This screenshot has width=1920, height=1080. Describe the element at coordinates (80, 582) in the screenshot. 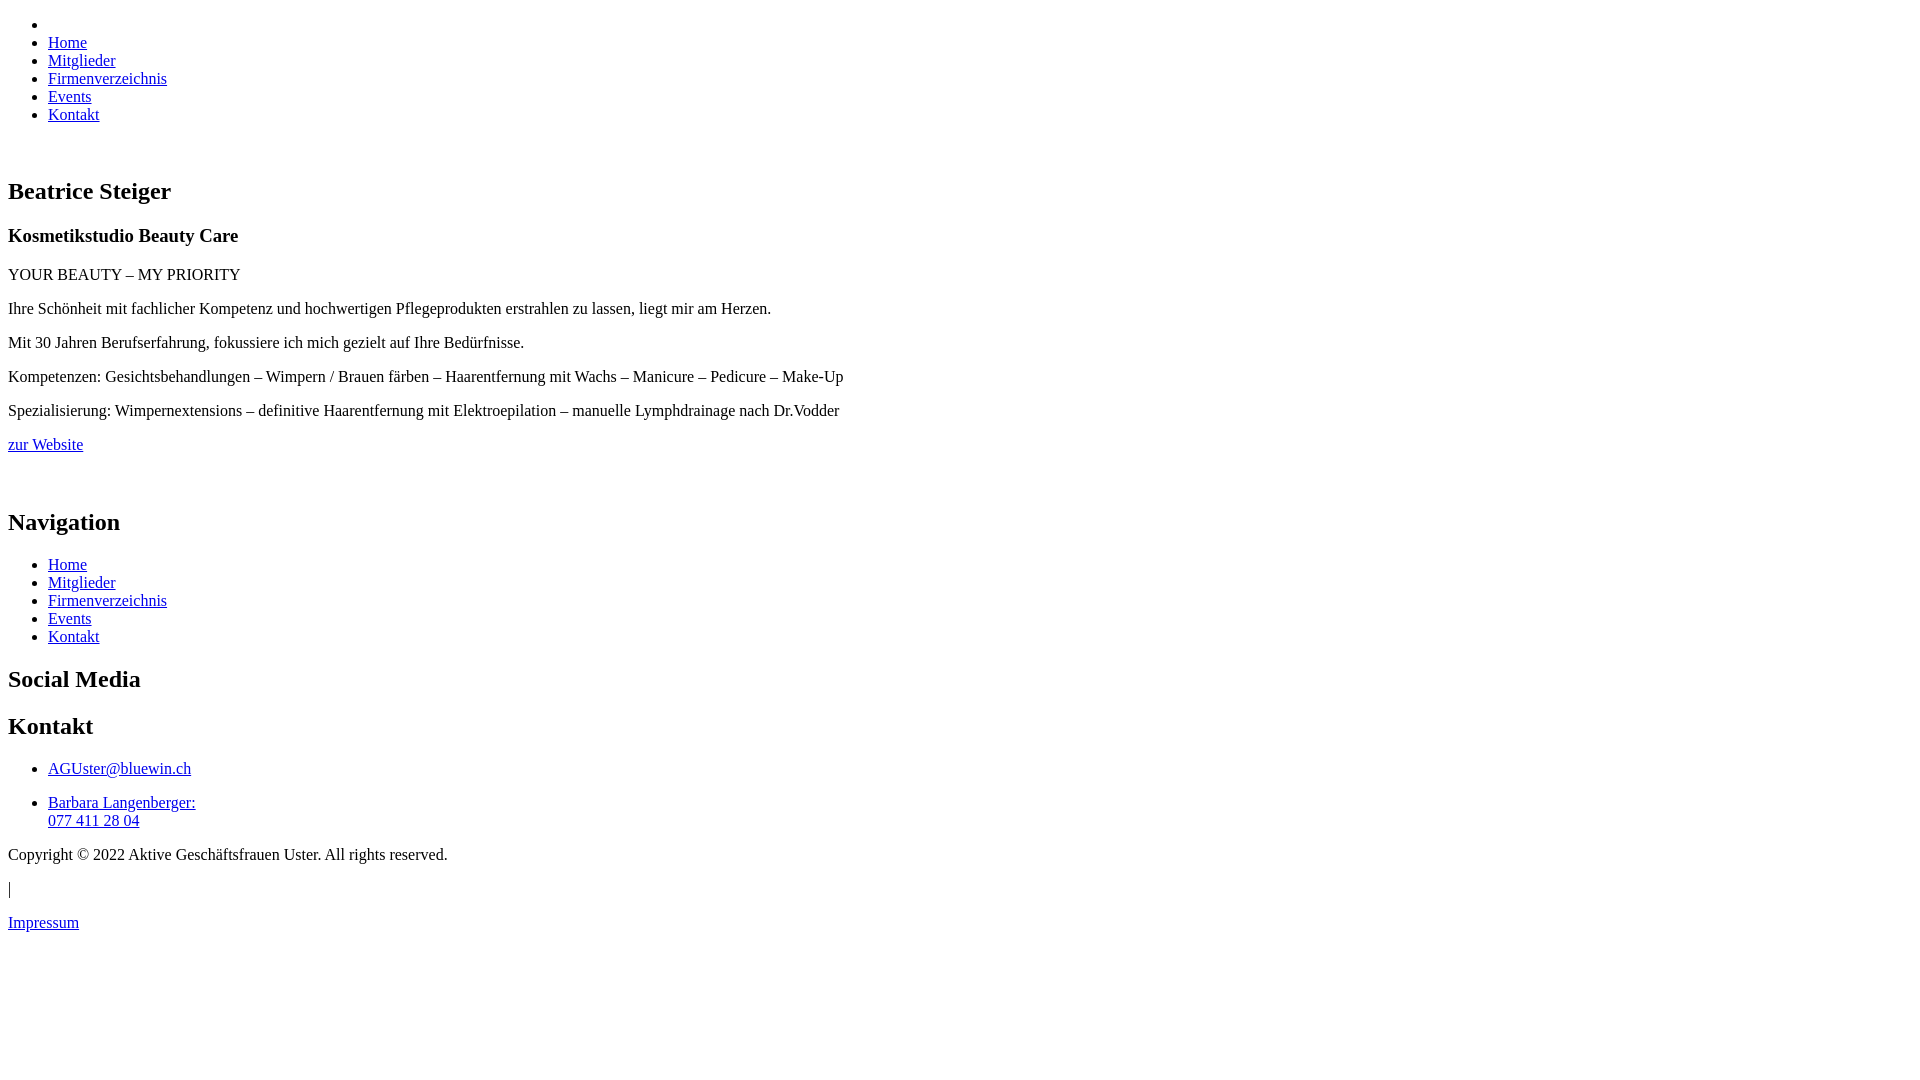

I see `'Mitglieder'` at that location.